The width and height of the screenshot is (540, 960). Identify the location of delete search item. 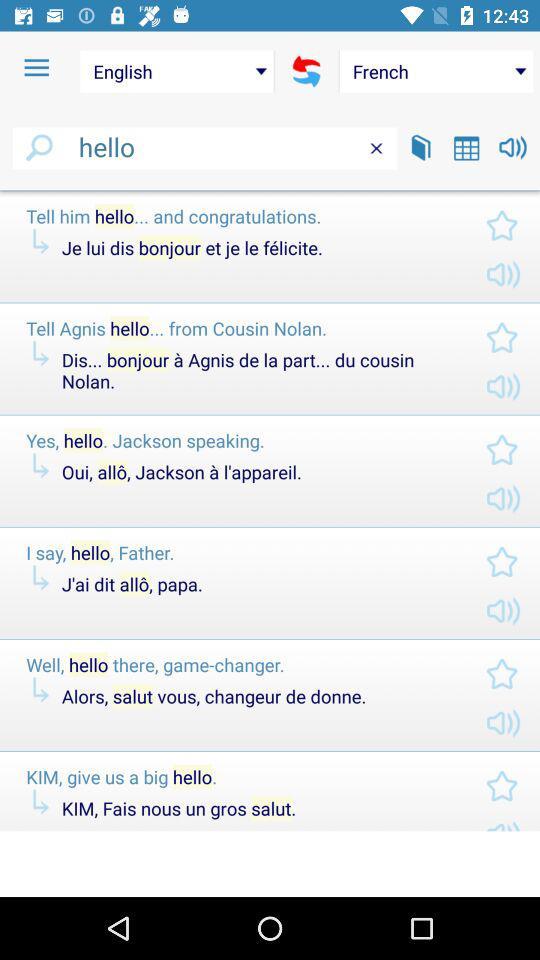
(376, 147).